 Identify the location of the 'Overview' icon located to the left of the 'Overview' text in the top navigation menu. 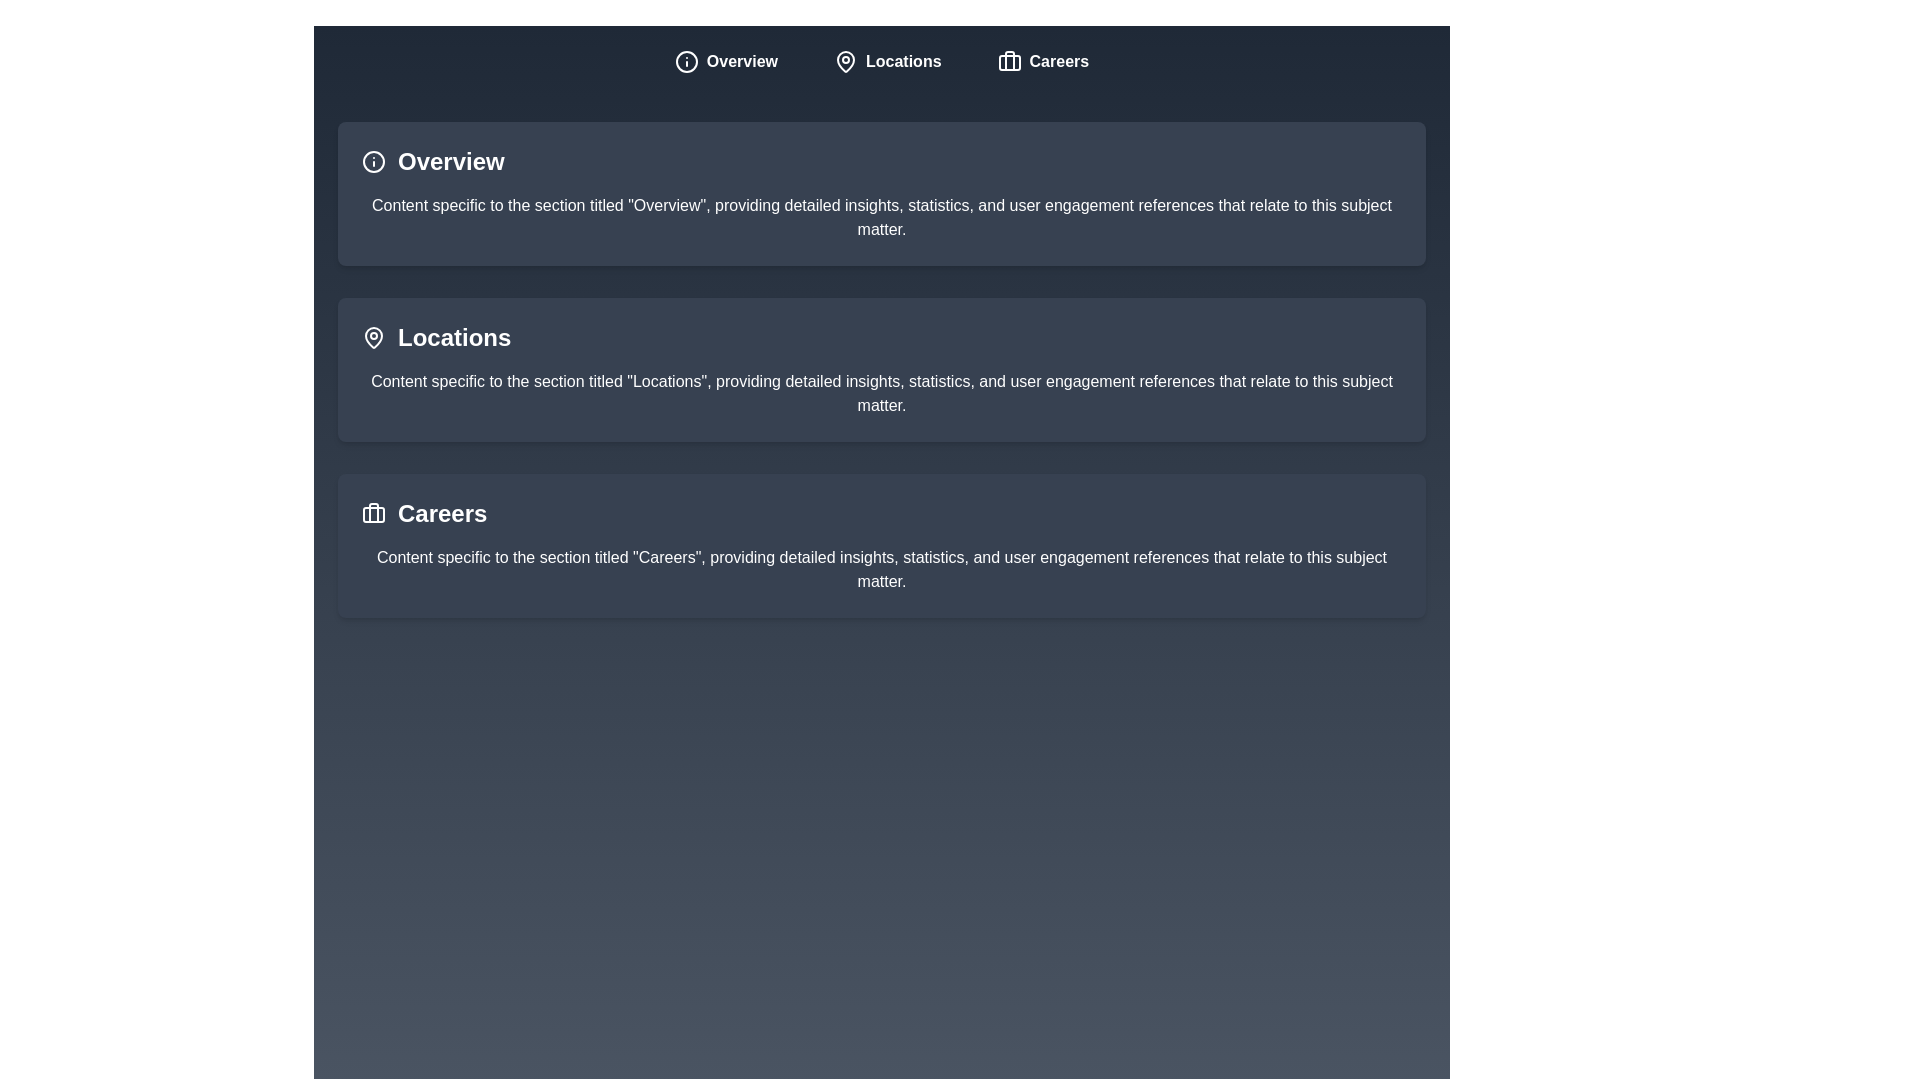
(686, 60).